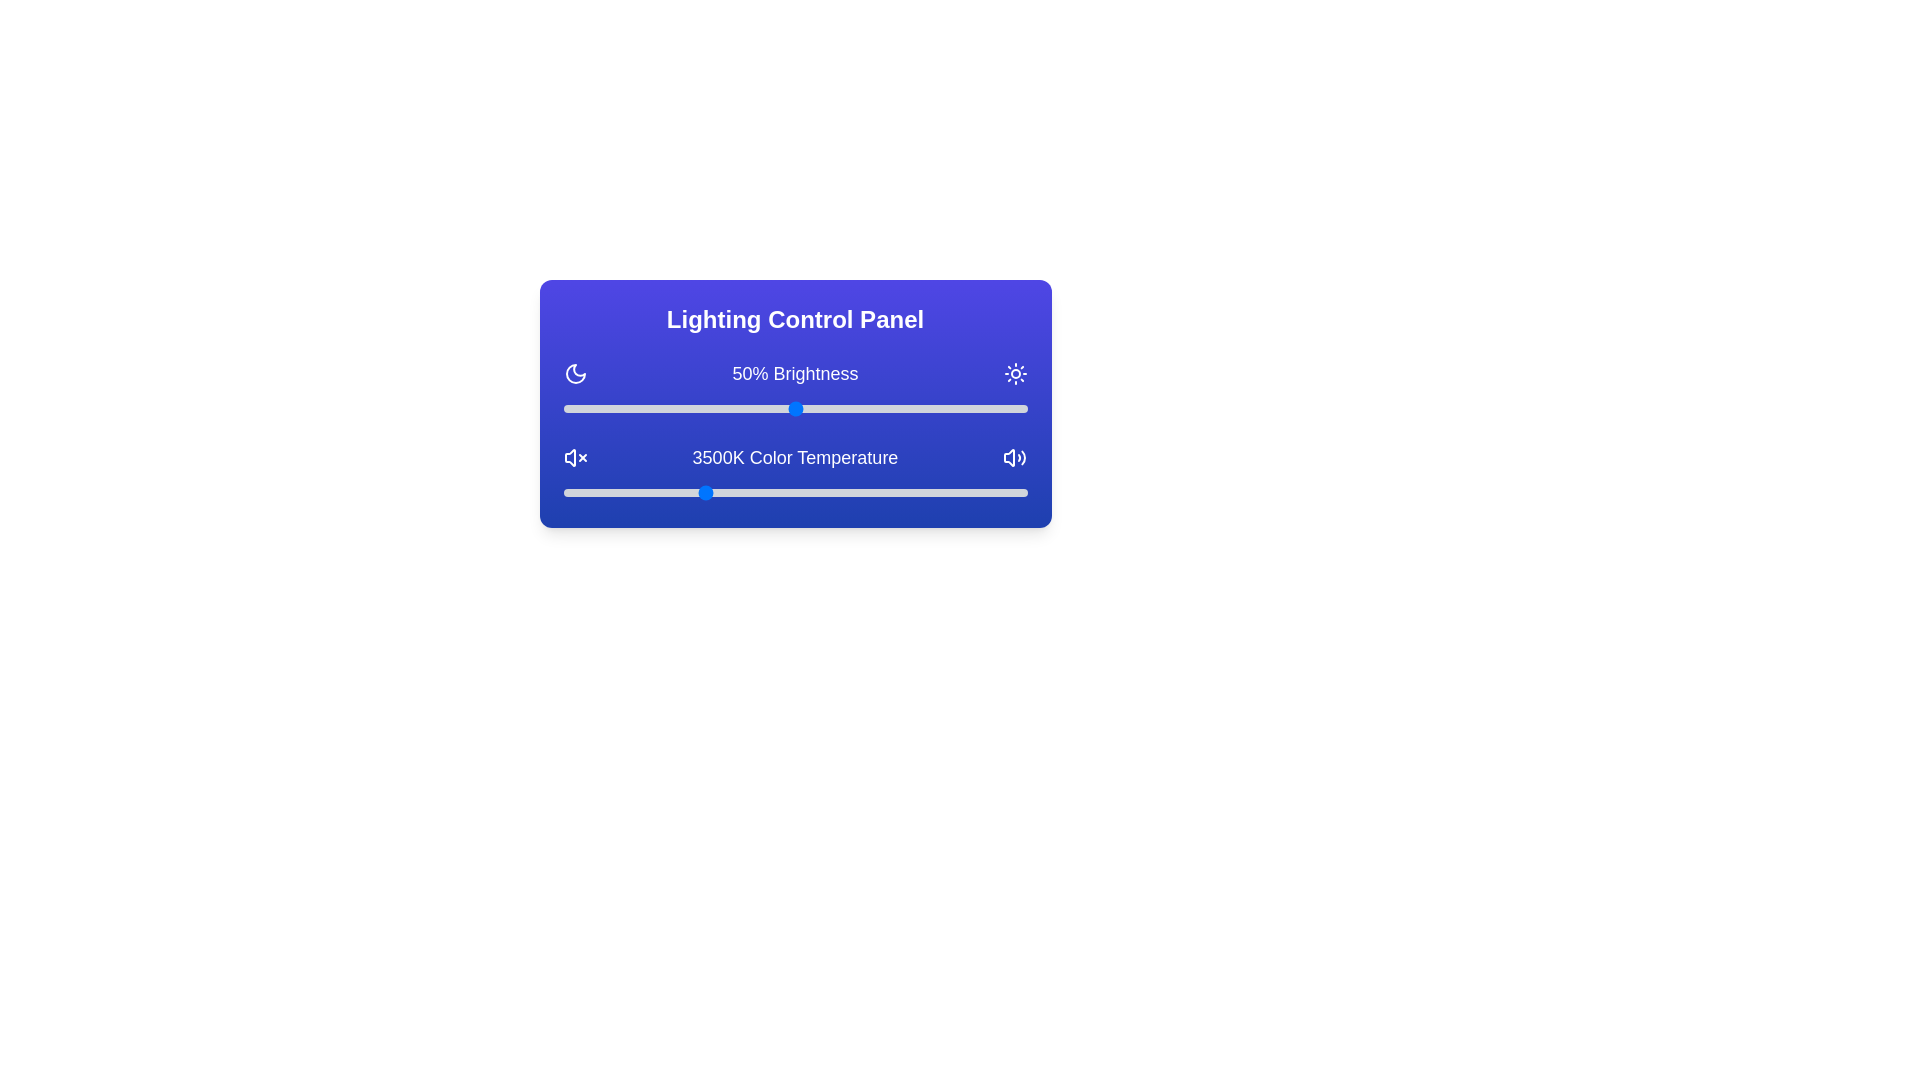 This screenshot has height=1080, width=1920. What do you see at coordinates (1008, 493) in the screenshot?
I see `the color temperature slider to 6793 K` at bounding box center [1008, 493].